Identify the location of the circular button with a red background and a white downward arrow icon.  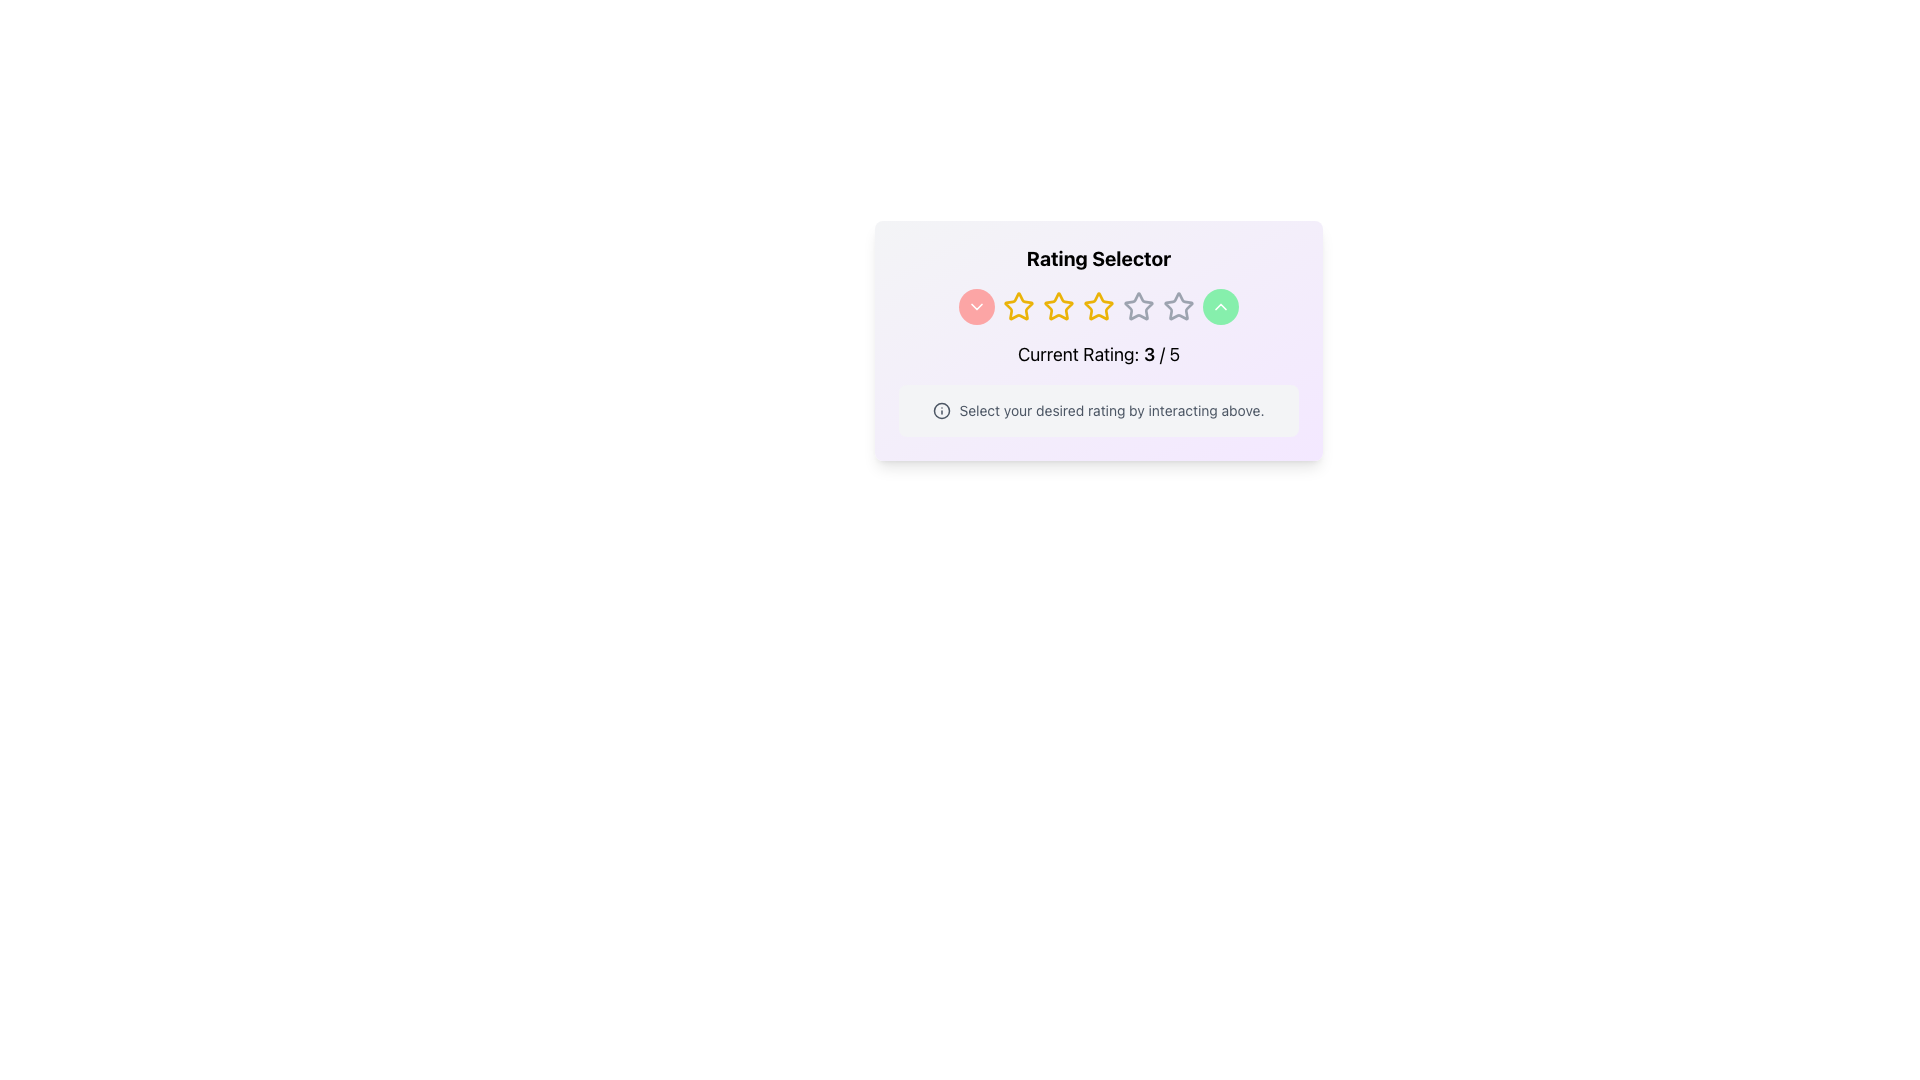
(977, 307).